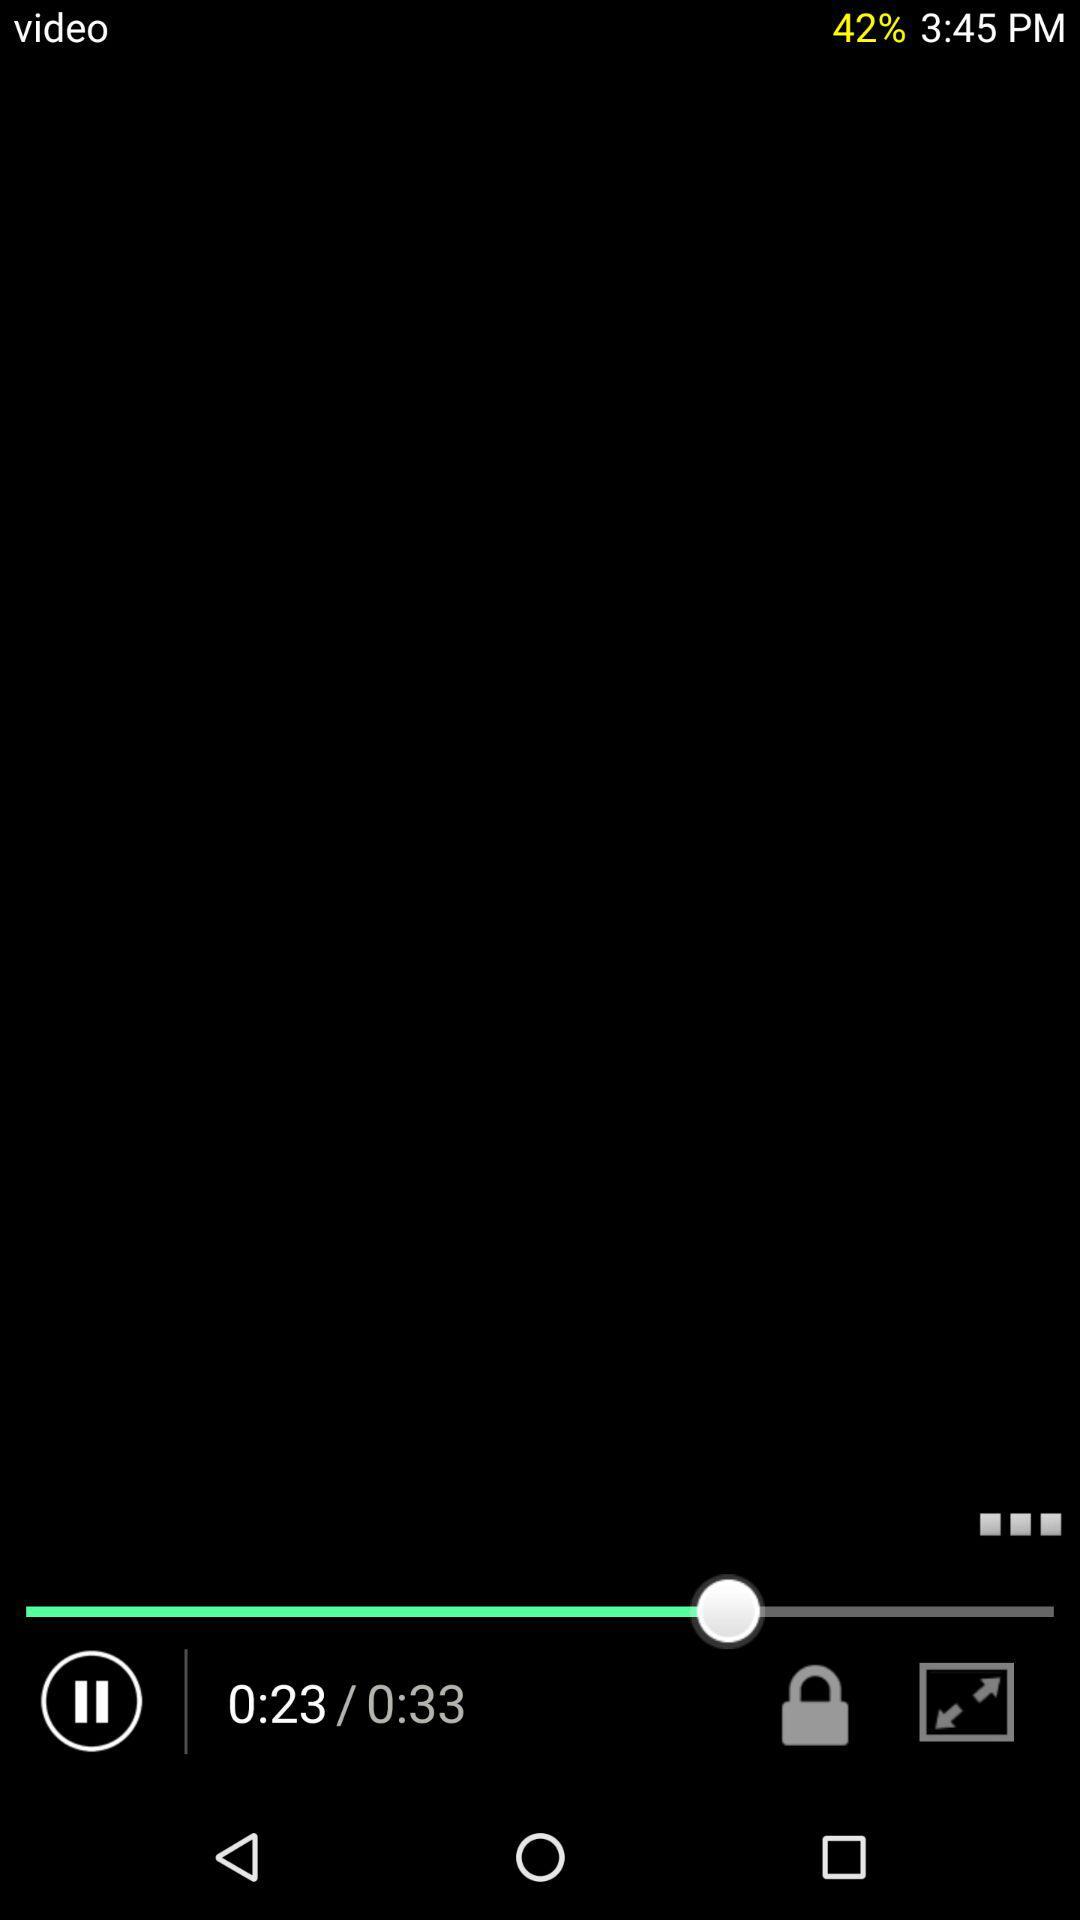 Image resolution: width=1080 pixels, height=1920 pixels. What do you see at coordinates (816, 1821) in the screenshot?
I see `the lock icon` at bounding box center [816, 1821].